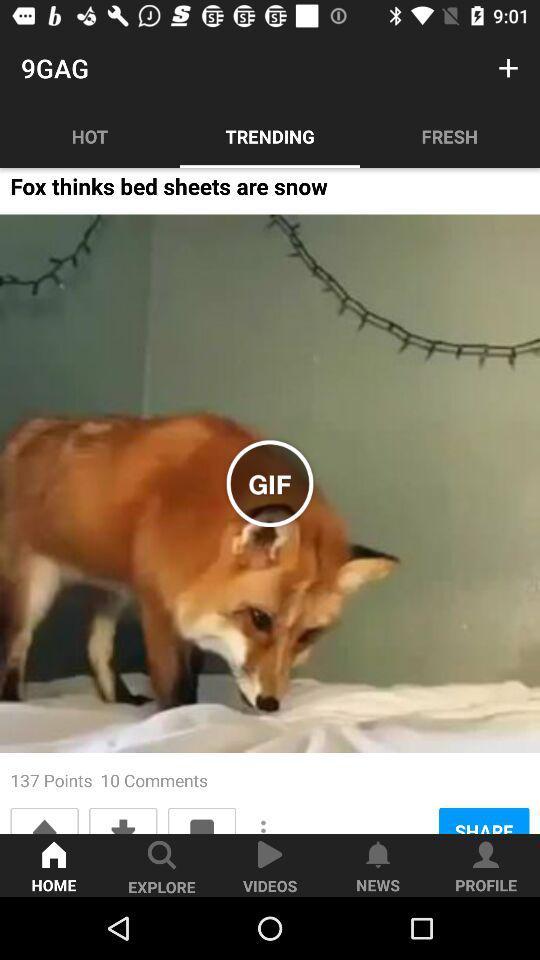  Describe the element at coordinates (109, 779) in the screenshot. I see `137 points 	10 item` at that location.